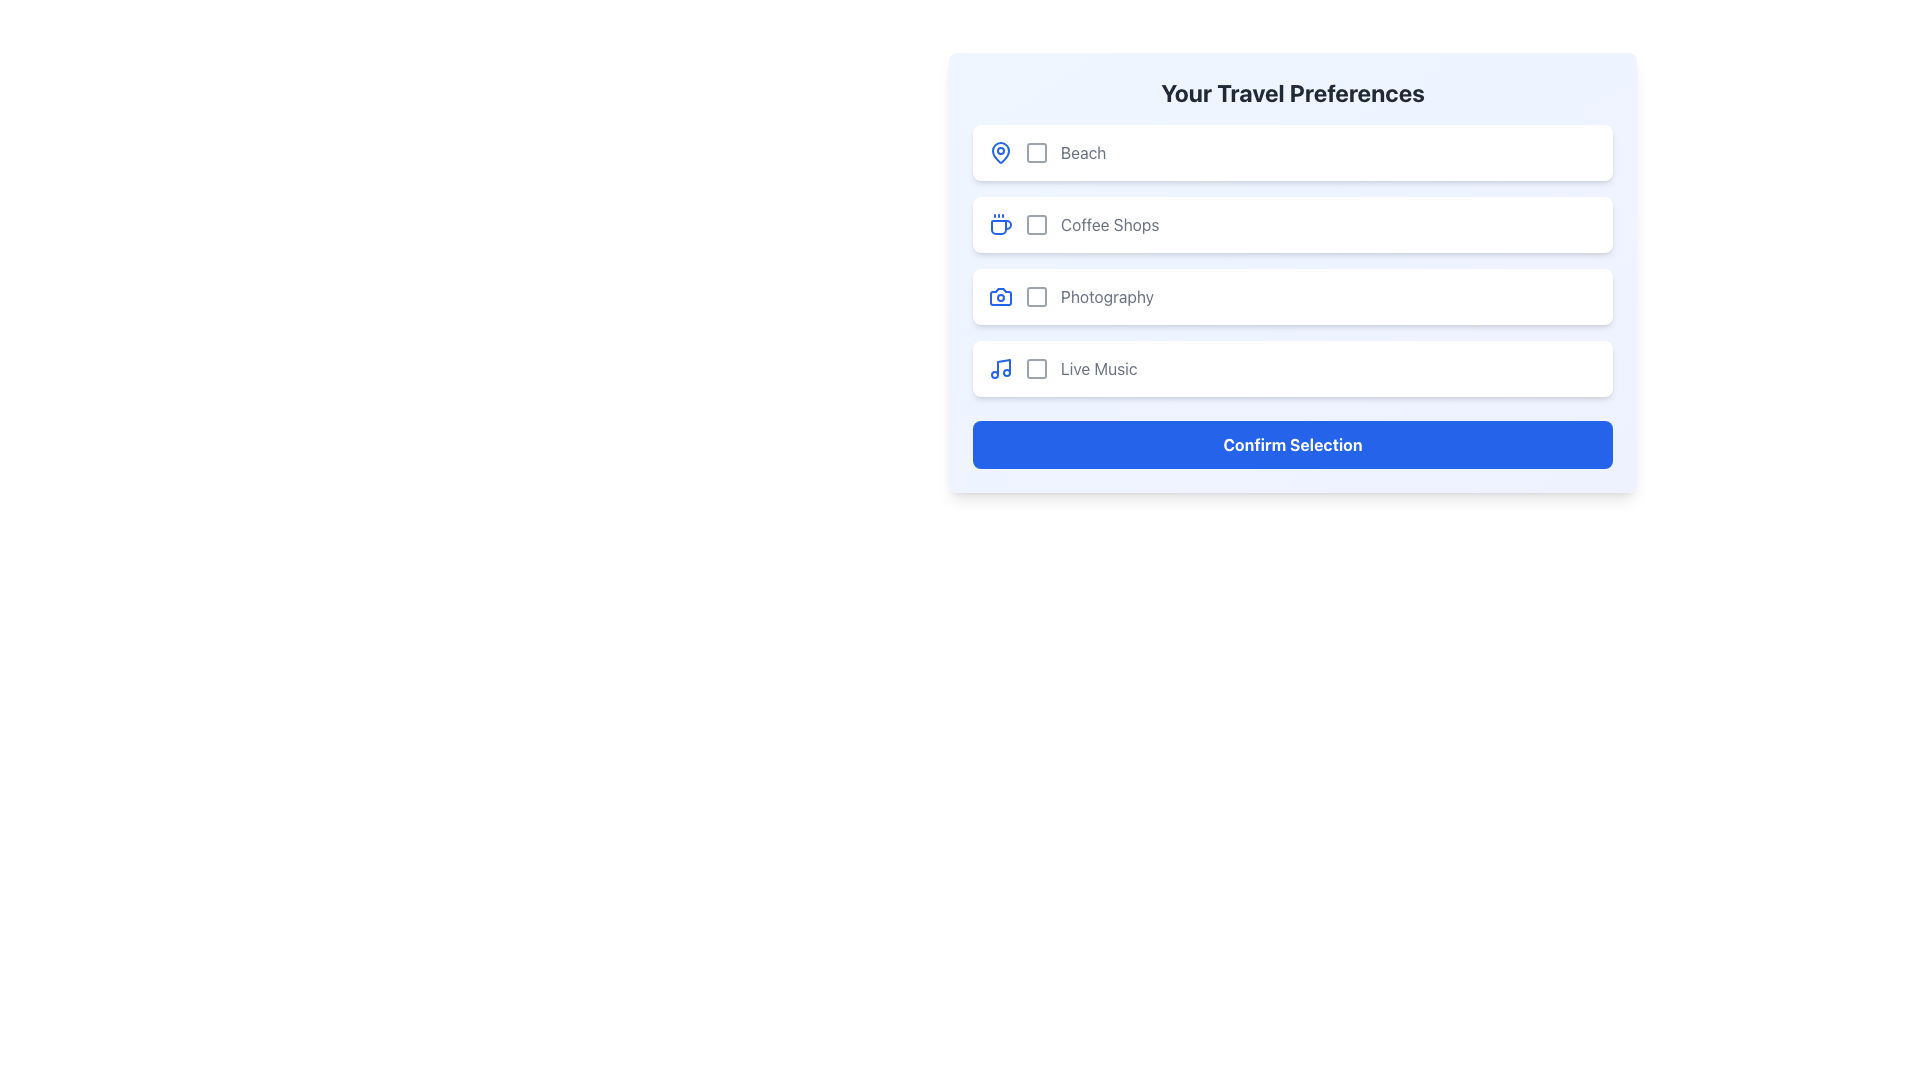 The width and height of the screenshot is (1920, 1080). What do you see at coordinates (1001, 150) in the screenshot?
I see `the bottom part of the location pin icon representing the 'Beach' preference in the travel options list` at bounding box center [1001, 150].